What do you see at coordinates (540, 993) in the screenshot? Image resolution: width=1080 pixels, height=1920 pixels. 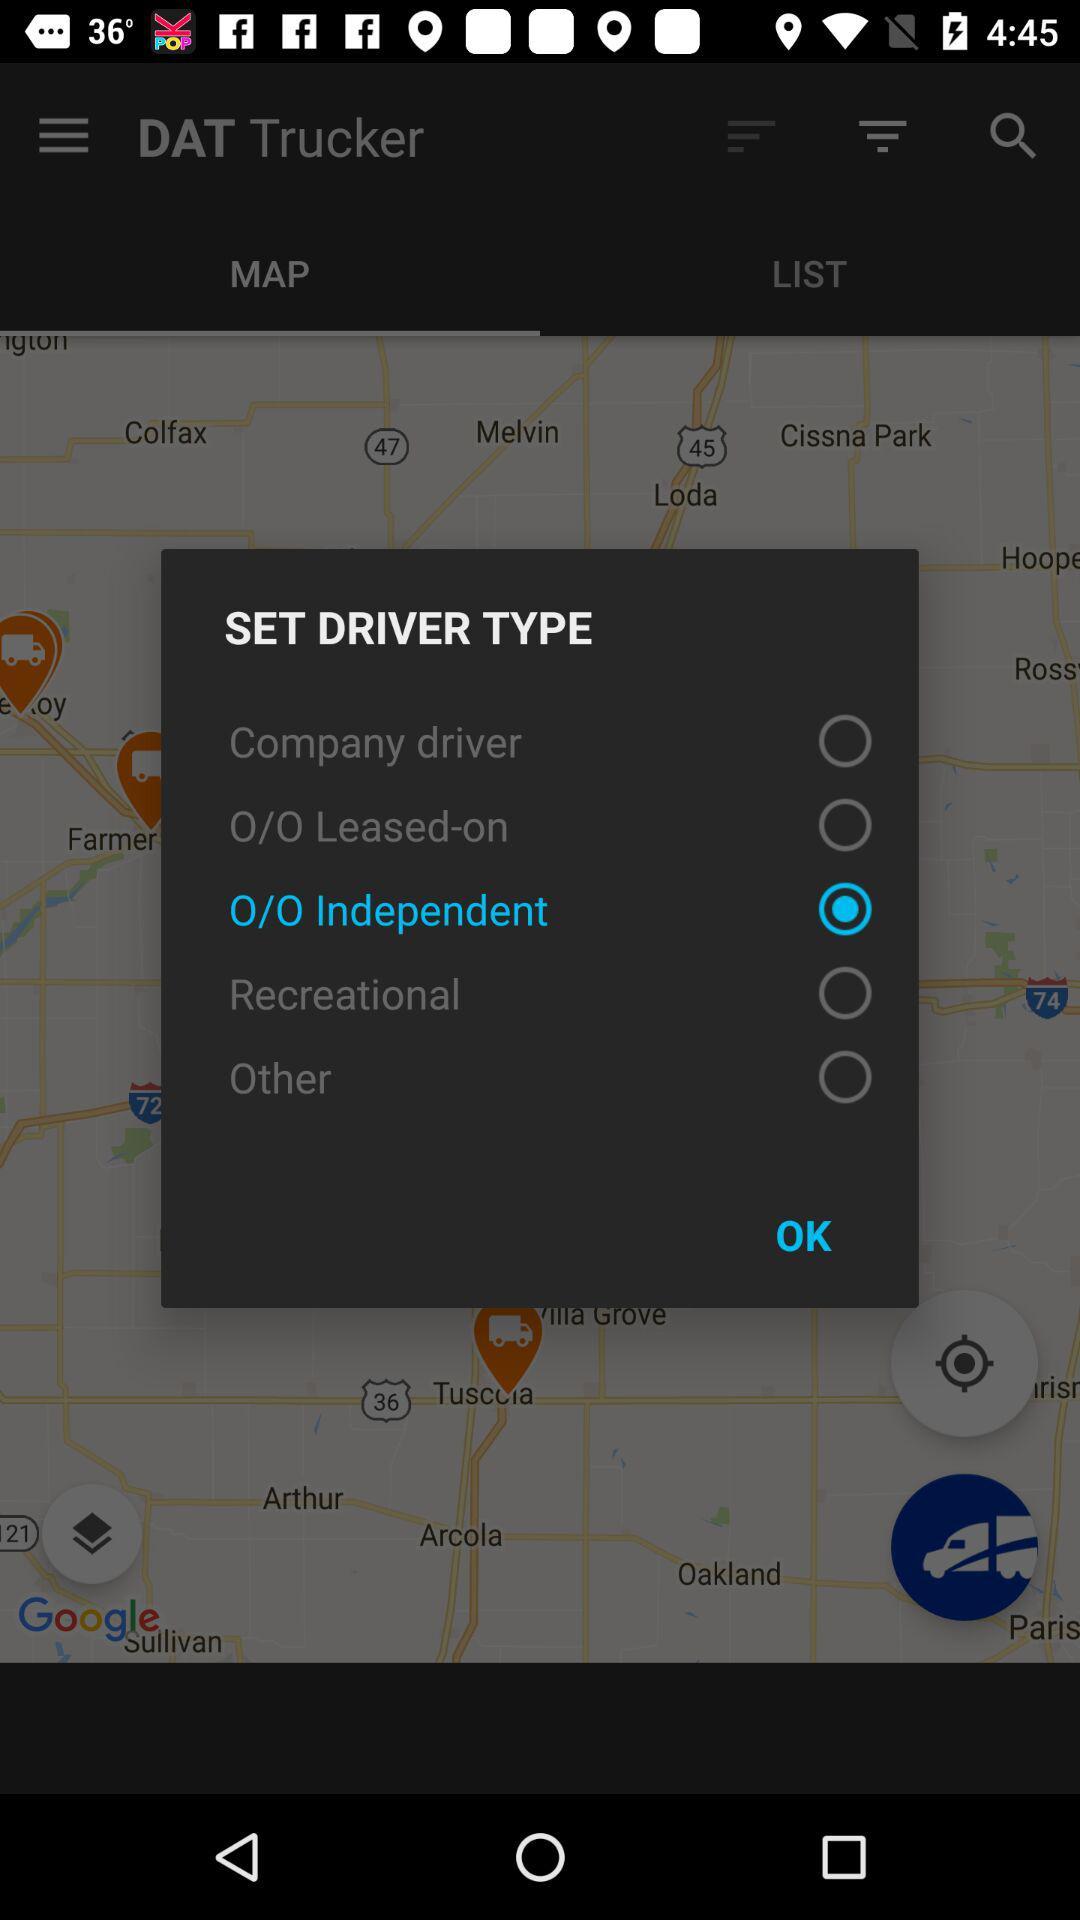 I see `item below the o/o independent` at bounding box center [540, 993].